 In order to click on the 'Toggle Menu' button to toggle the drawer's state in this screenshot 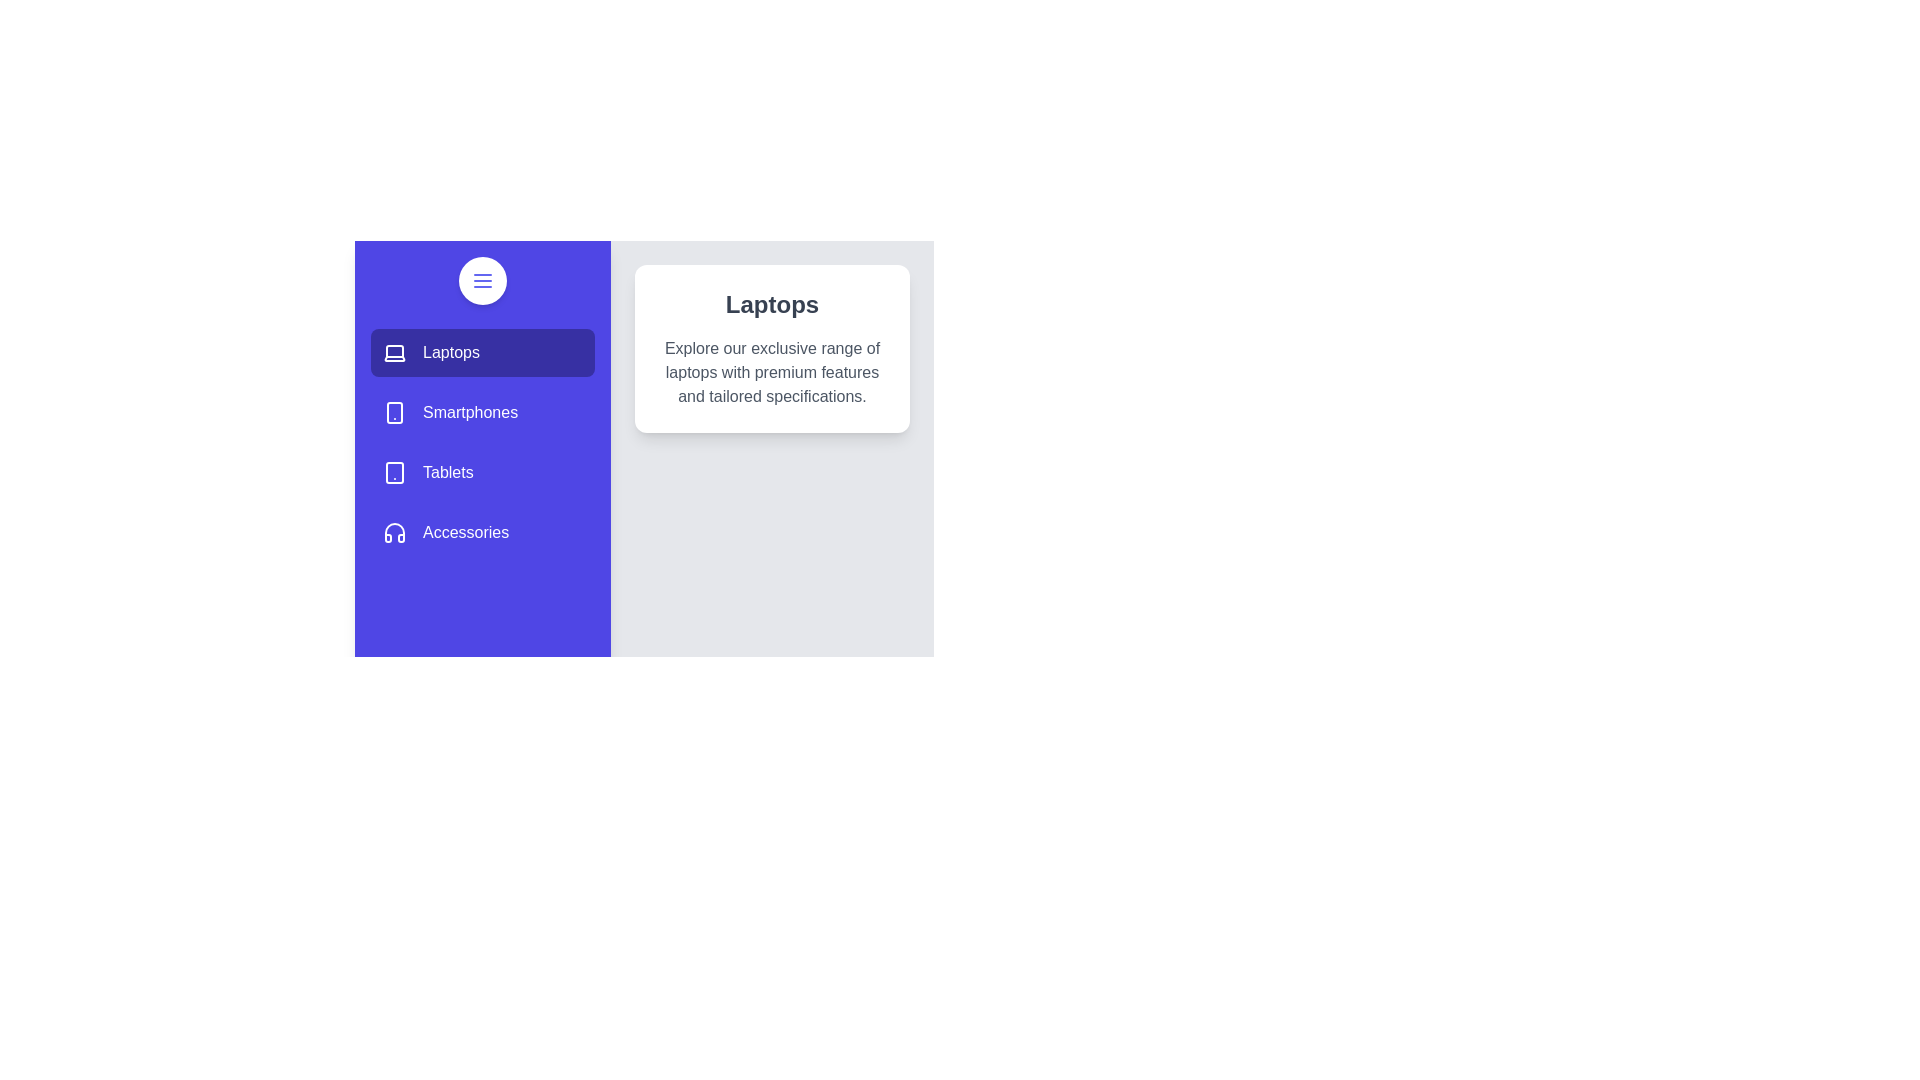, I will do `click(483, 281)`.